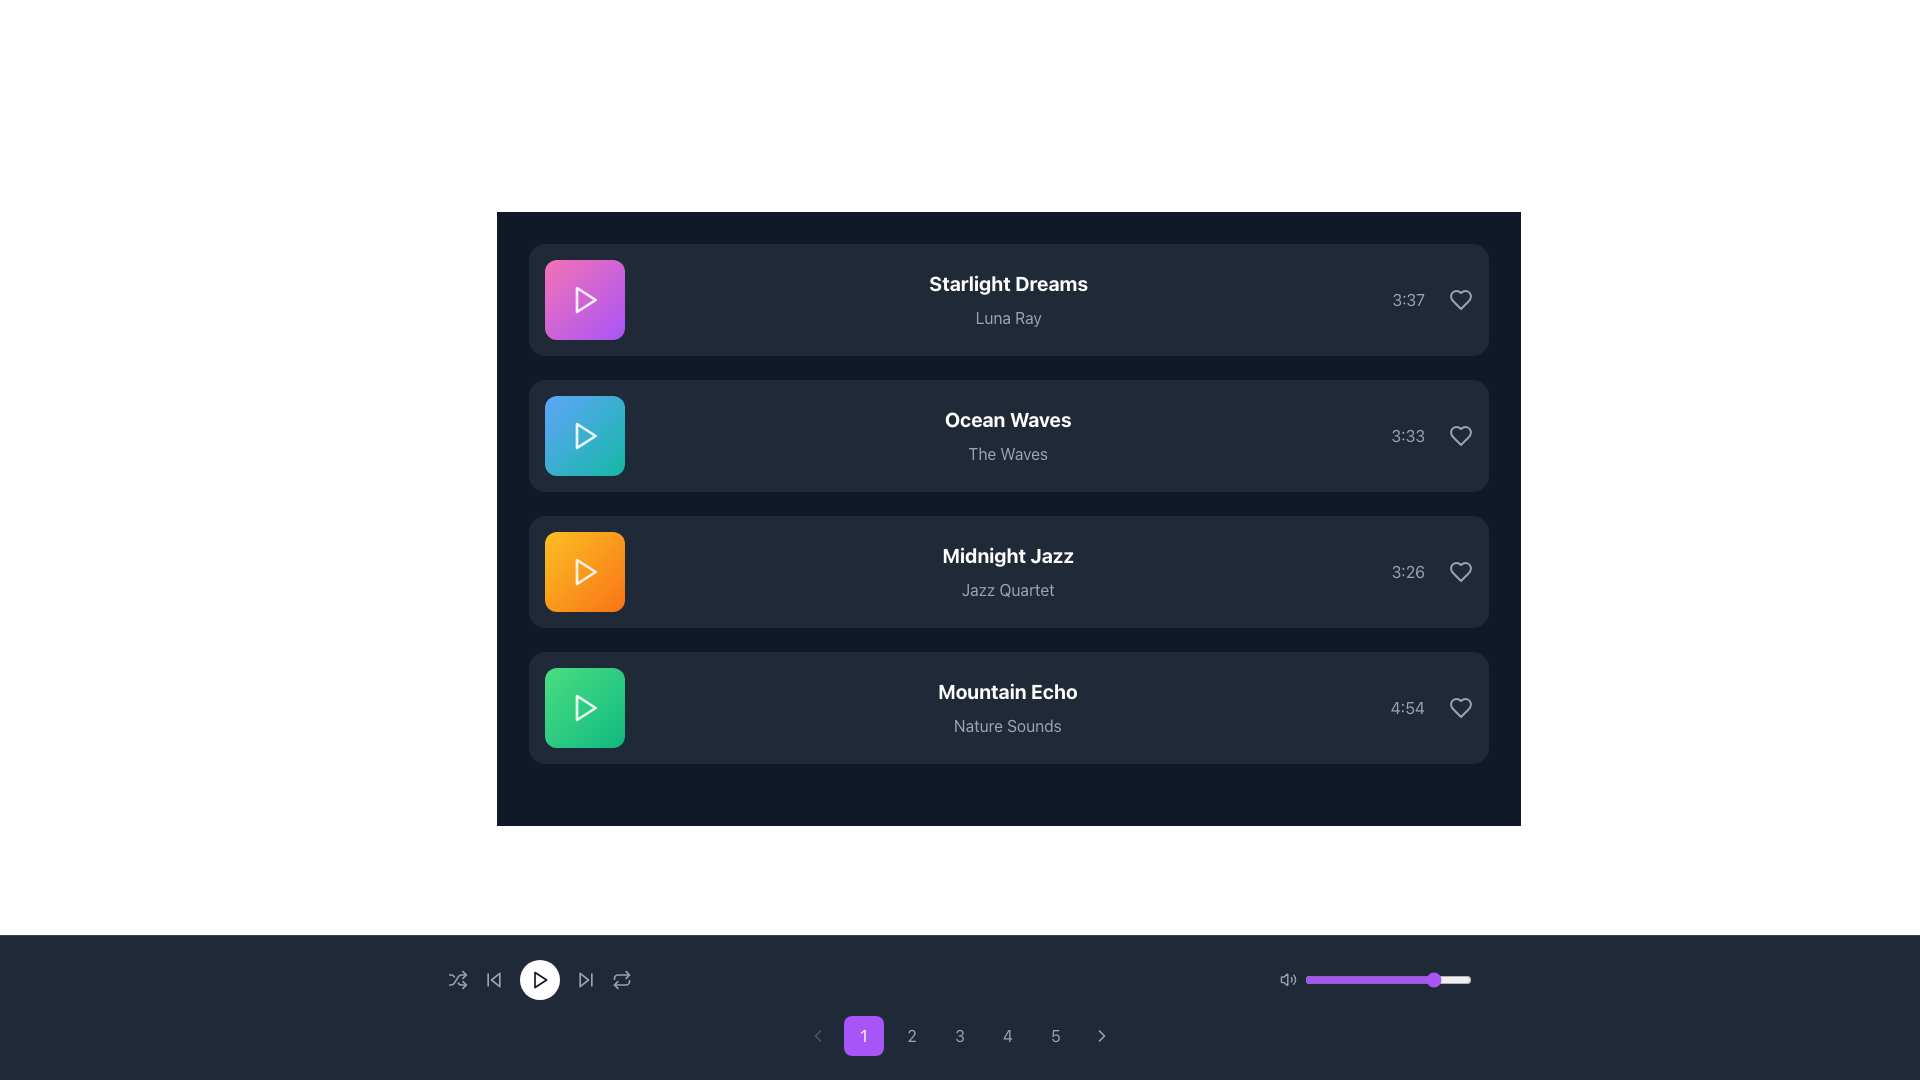 This screenshot has width=1920, height=1080. Describe the element at coordinates (1397, 978) in the screenshot. I see `the volume` at that location.